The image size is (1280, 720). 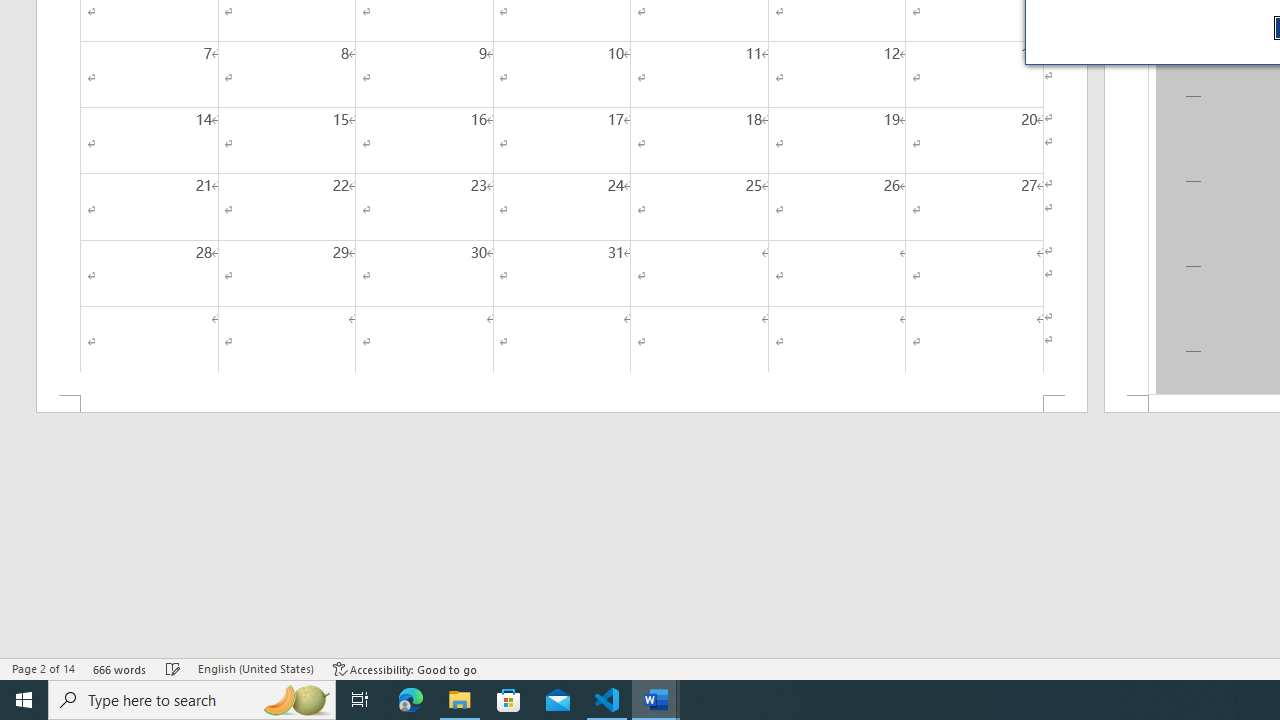 What do you see at coordinates (255, 669) in the screenshot?
I see `'Language English (United States)'` at bounding box center [255, 669].